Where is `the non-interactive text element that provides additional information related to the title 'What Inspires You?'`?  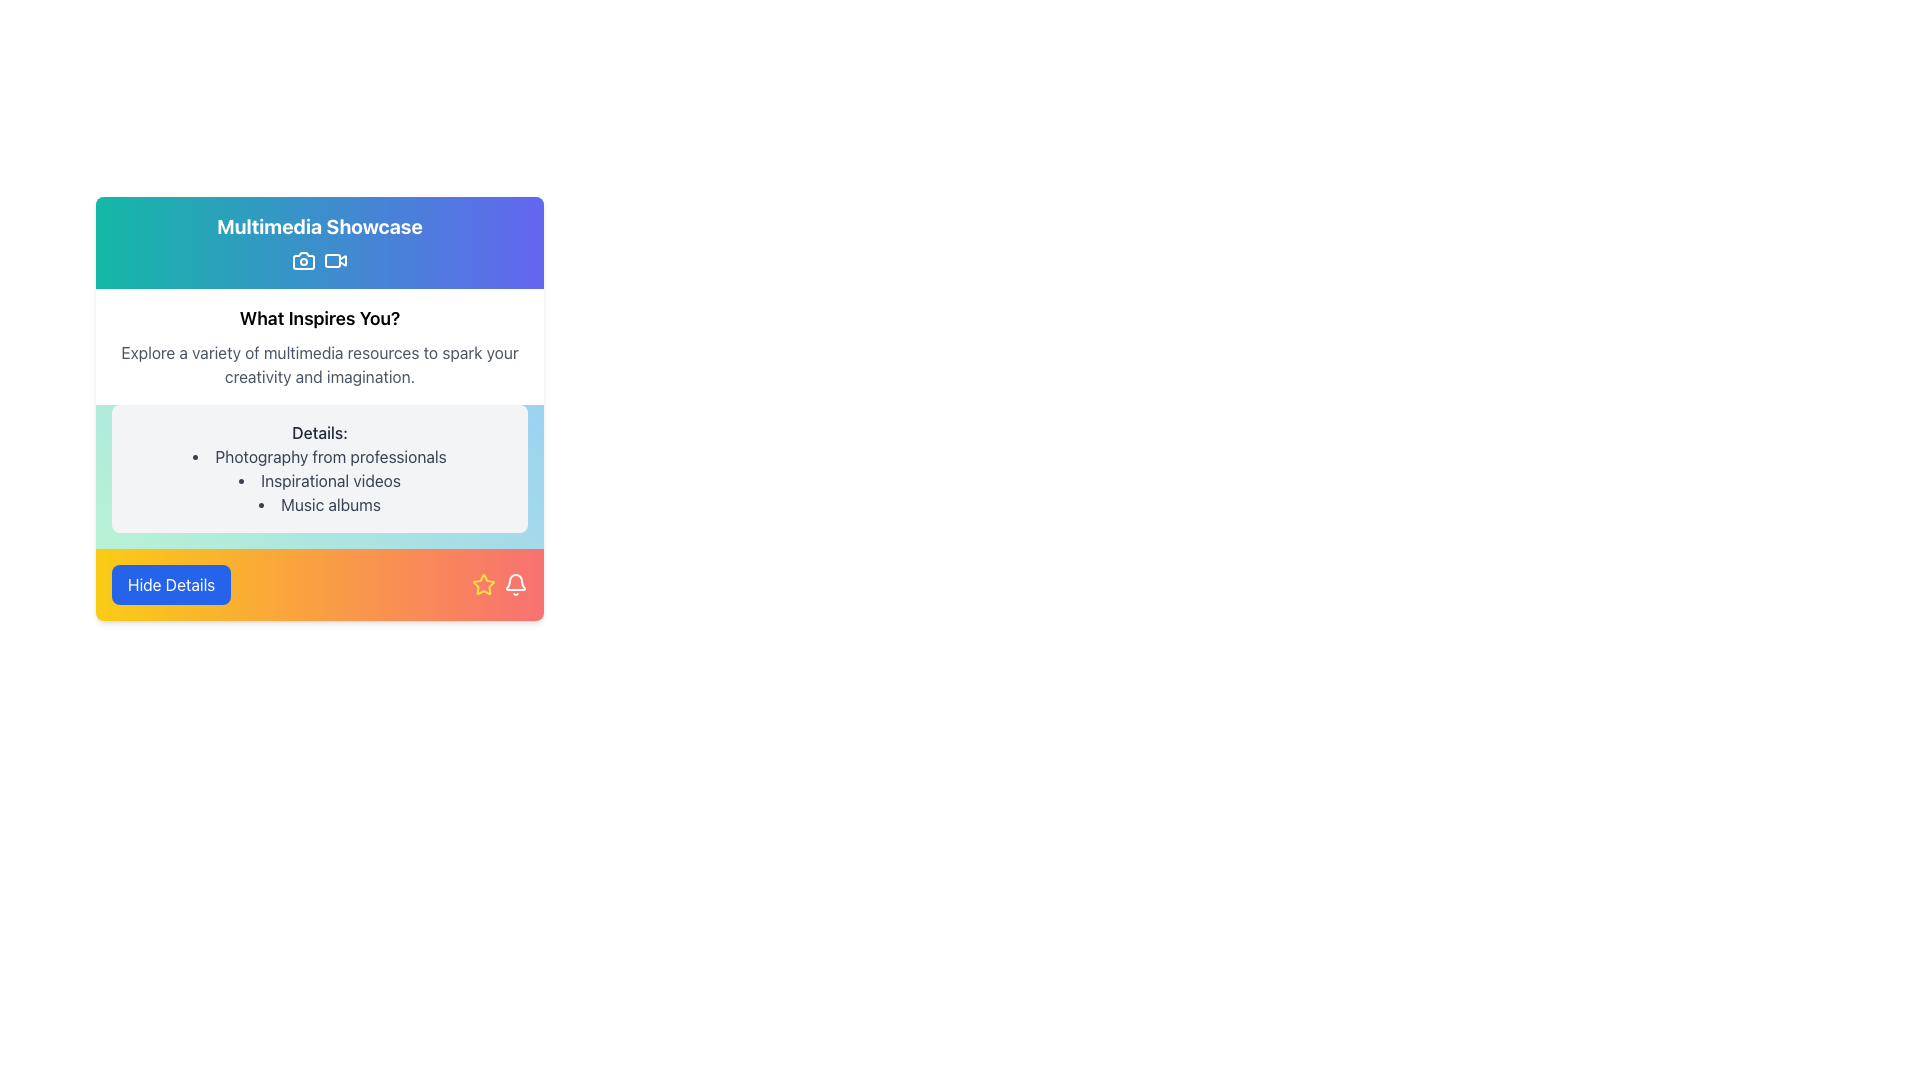
the non-interactive text element that provides additional information related to the title 'What Inspires You?' is located at coordinates (320, 365).